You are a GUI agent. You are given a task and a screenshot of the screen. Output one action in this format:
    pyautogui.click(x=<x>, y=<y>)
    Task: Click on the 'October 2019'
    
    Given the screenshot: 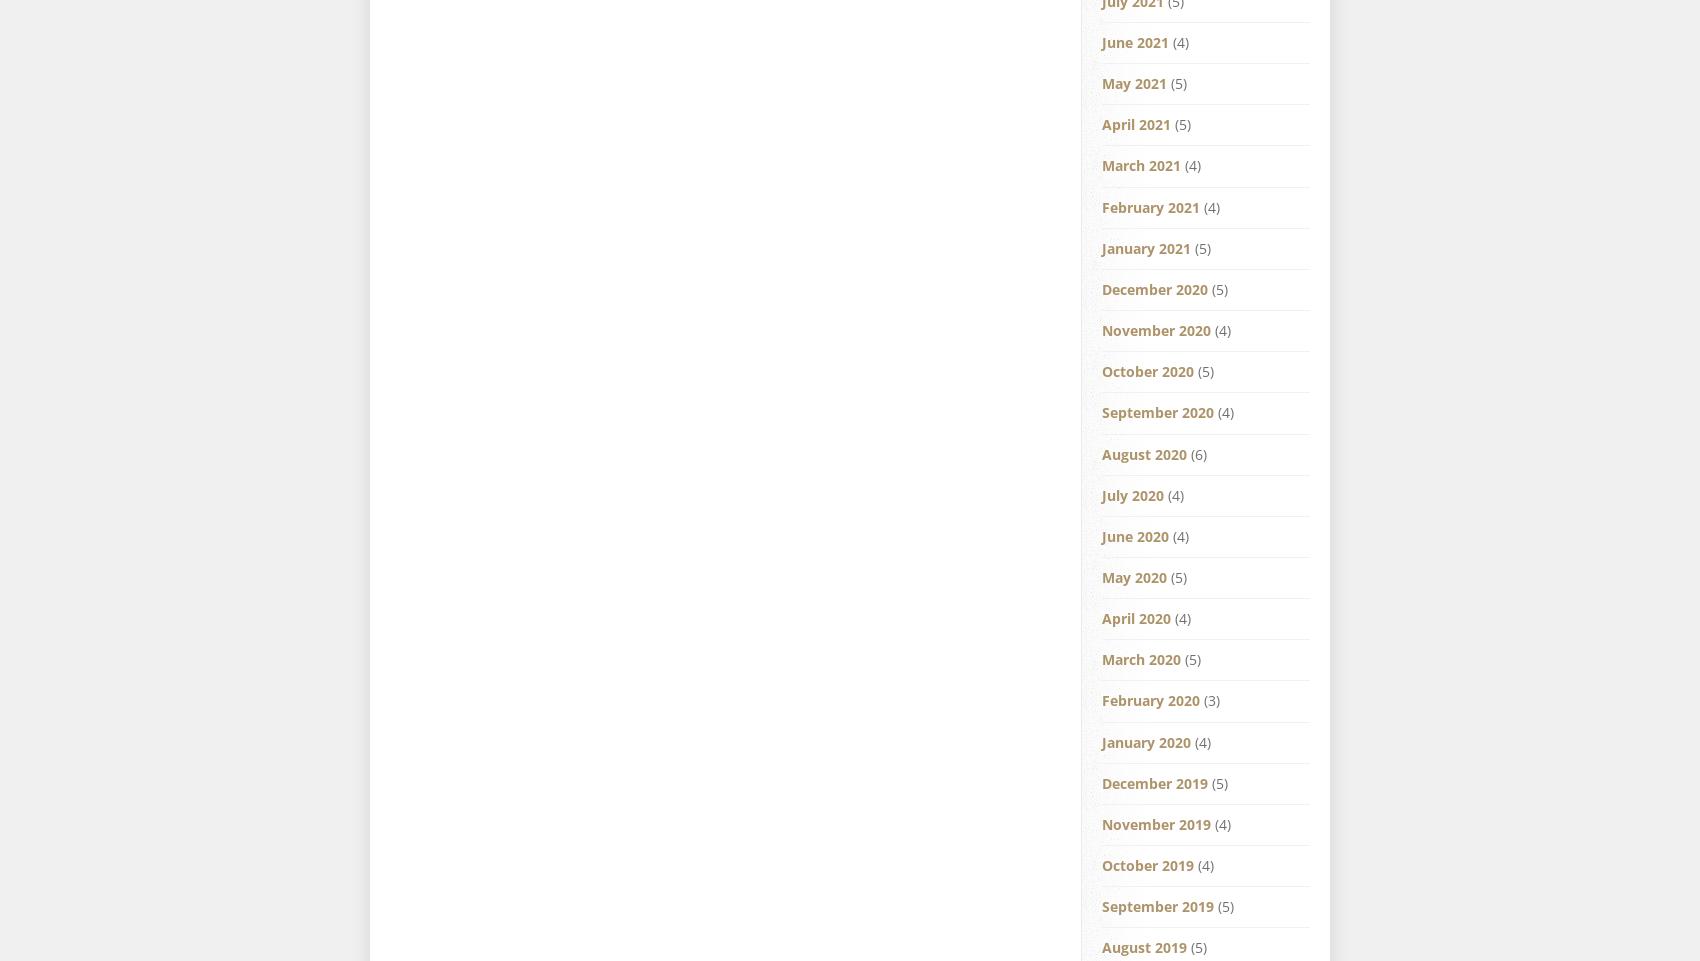 What is the action you would take?
    pyautogui.click(x=1148, y=864)
    